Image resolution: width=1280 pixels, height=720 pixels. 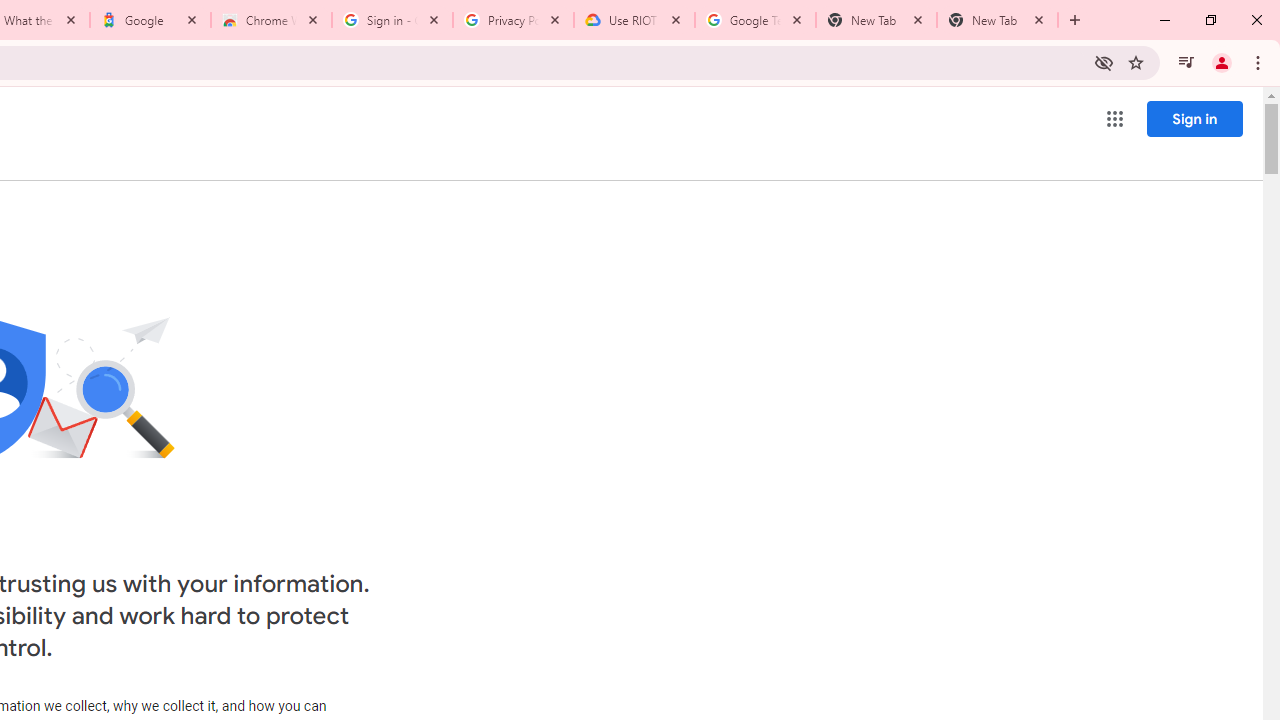 I want to click on 'Google', so click(x=149, y=20).